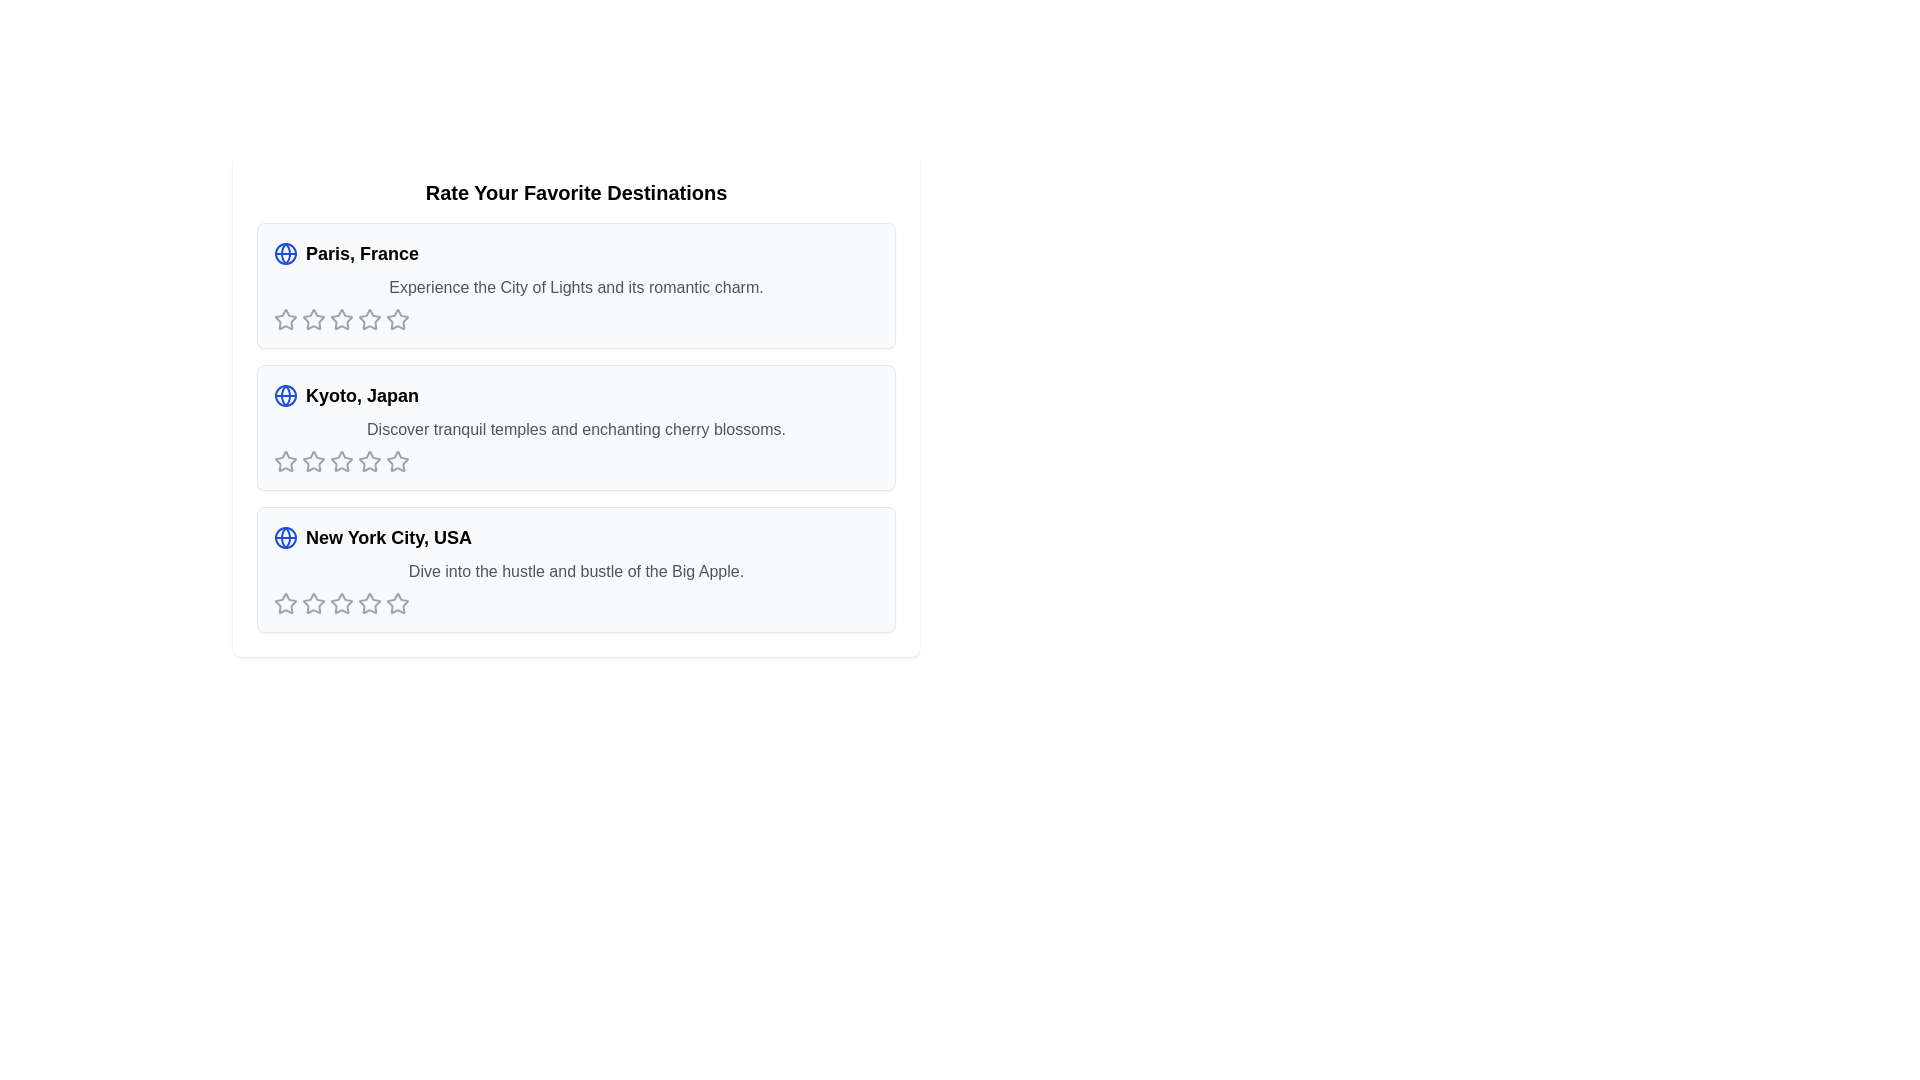 The width and height of the screenshot is (1920, 1080). What do you see at coordinates (312, 603) in the screenshot?
I see `the second star-shaped rating icon located below the 'New York City, USA' entry in the rating list for an interactive effect` at bounding box center [312, 603].